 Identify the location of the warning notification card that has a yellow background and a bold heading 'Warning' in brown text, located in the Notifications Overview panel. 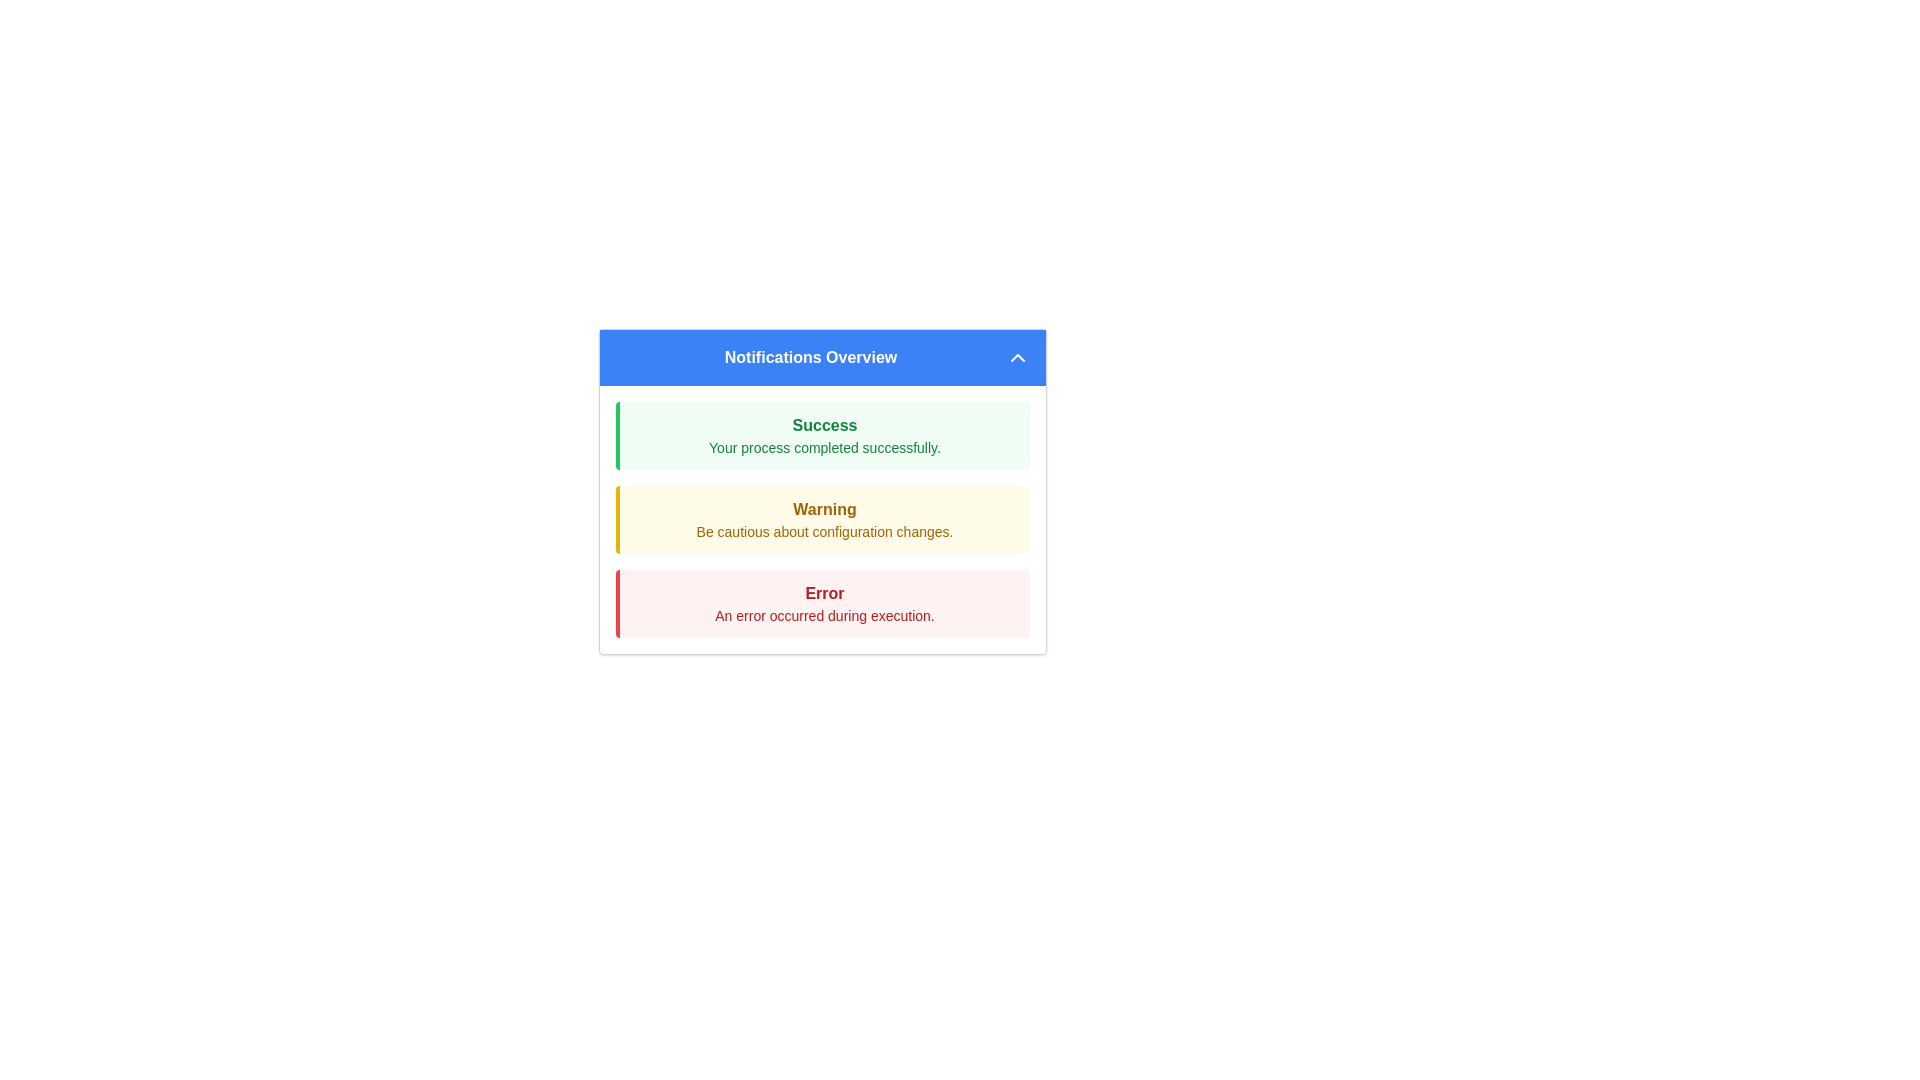
(822, 492).